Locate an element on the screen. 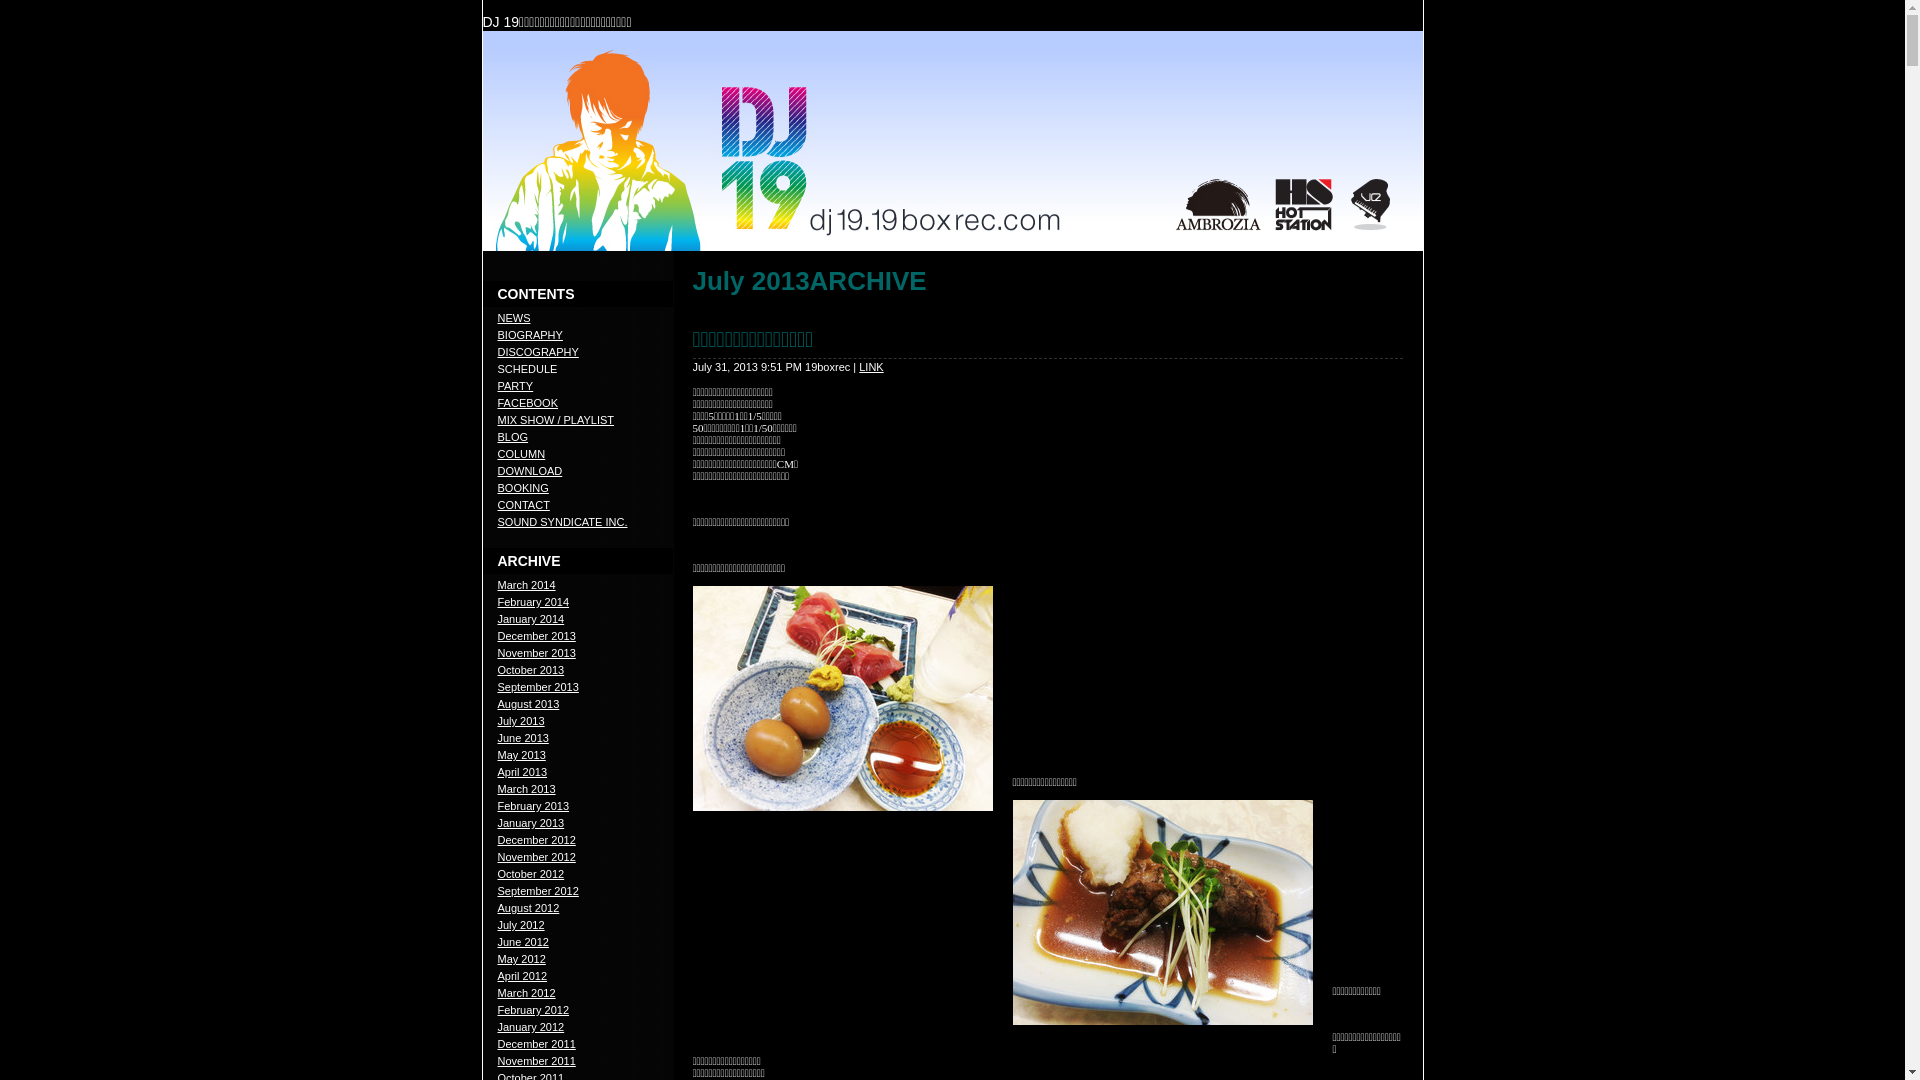  'November 2011' is located at coordinates (537, 1059).